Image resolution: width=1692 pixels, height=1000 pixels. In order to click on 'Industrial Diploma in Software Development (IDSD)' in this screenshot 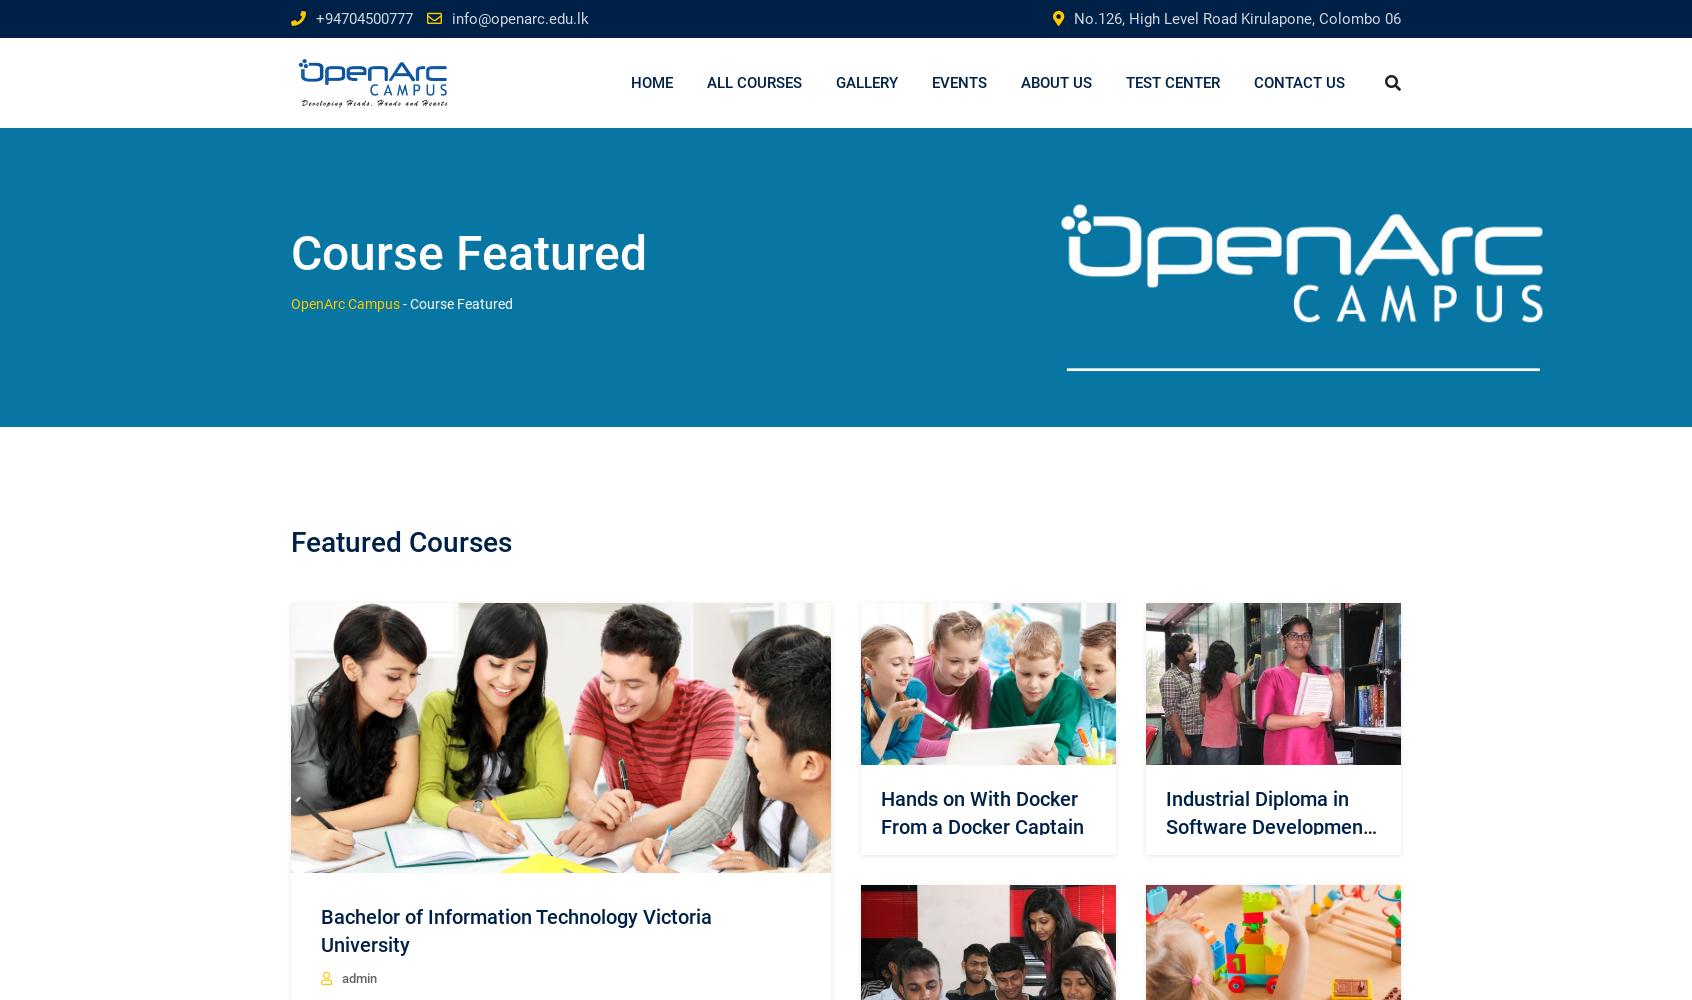, I will do `click(1164, 825)`.